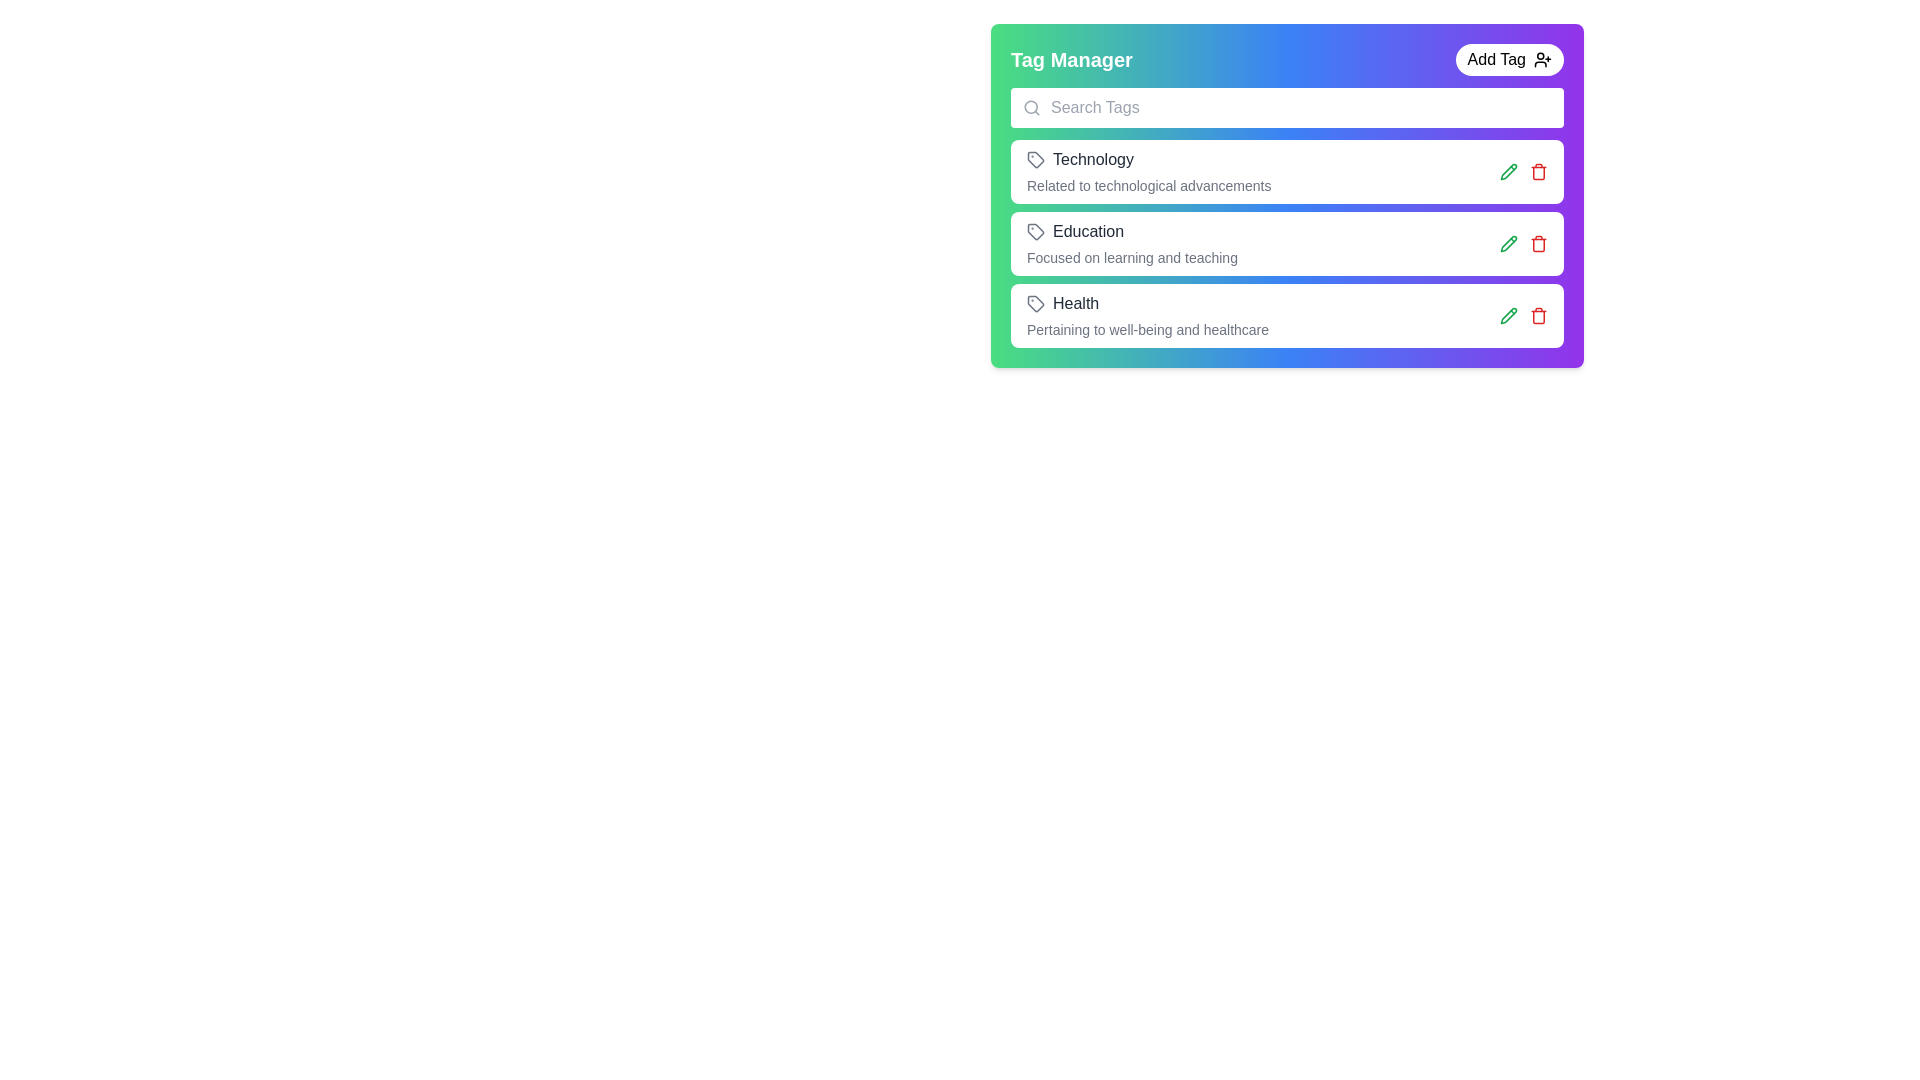 The height and width of the screenshot is (1080, 1920). I want to click on the label that describes the 'Technology' tag, which is the first tag listed under the 'Tag Manager' heading, so click(1092, 158).